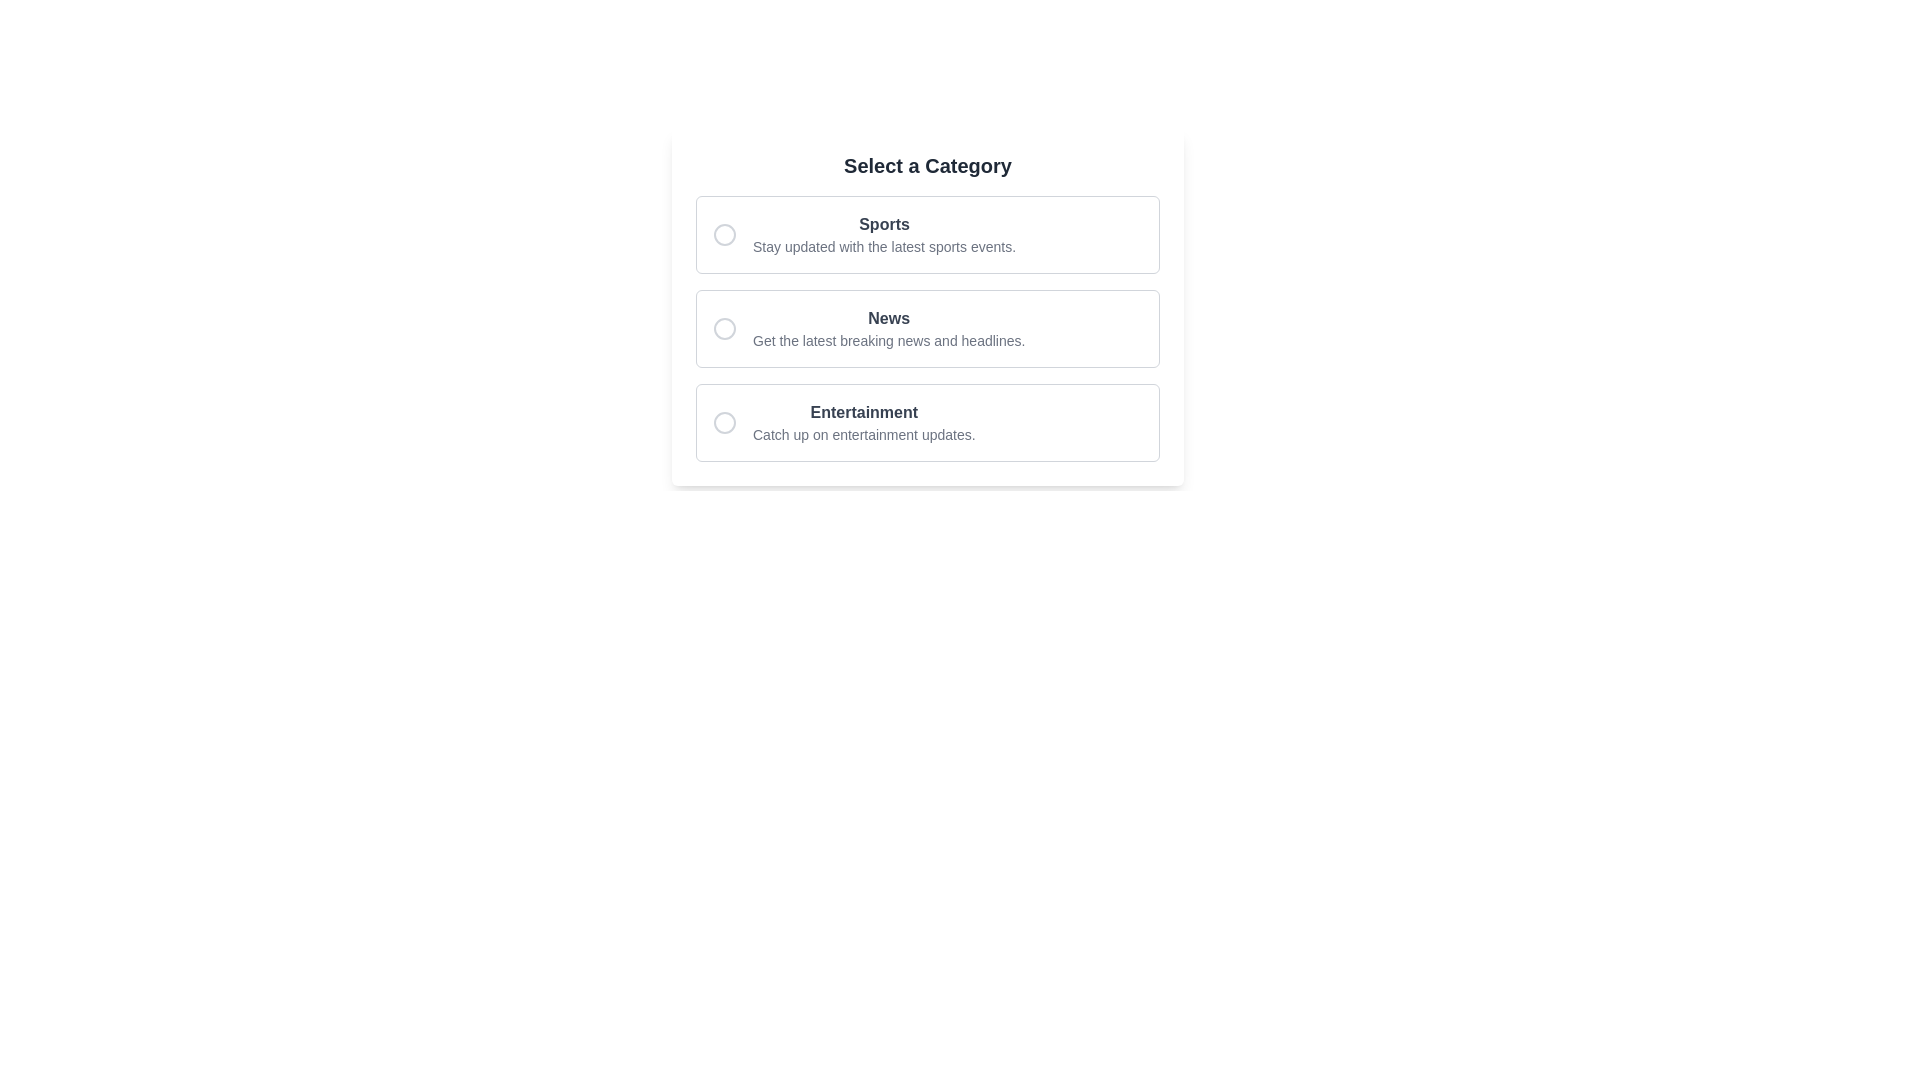  I want to click on the light-gray text label that reads 'Stay updated with the latest sports events,' located beneath the bold header 'Sports' in the card-style layout, so click(883, 245).